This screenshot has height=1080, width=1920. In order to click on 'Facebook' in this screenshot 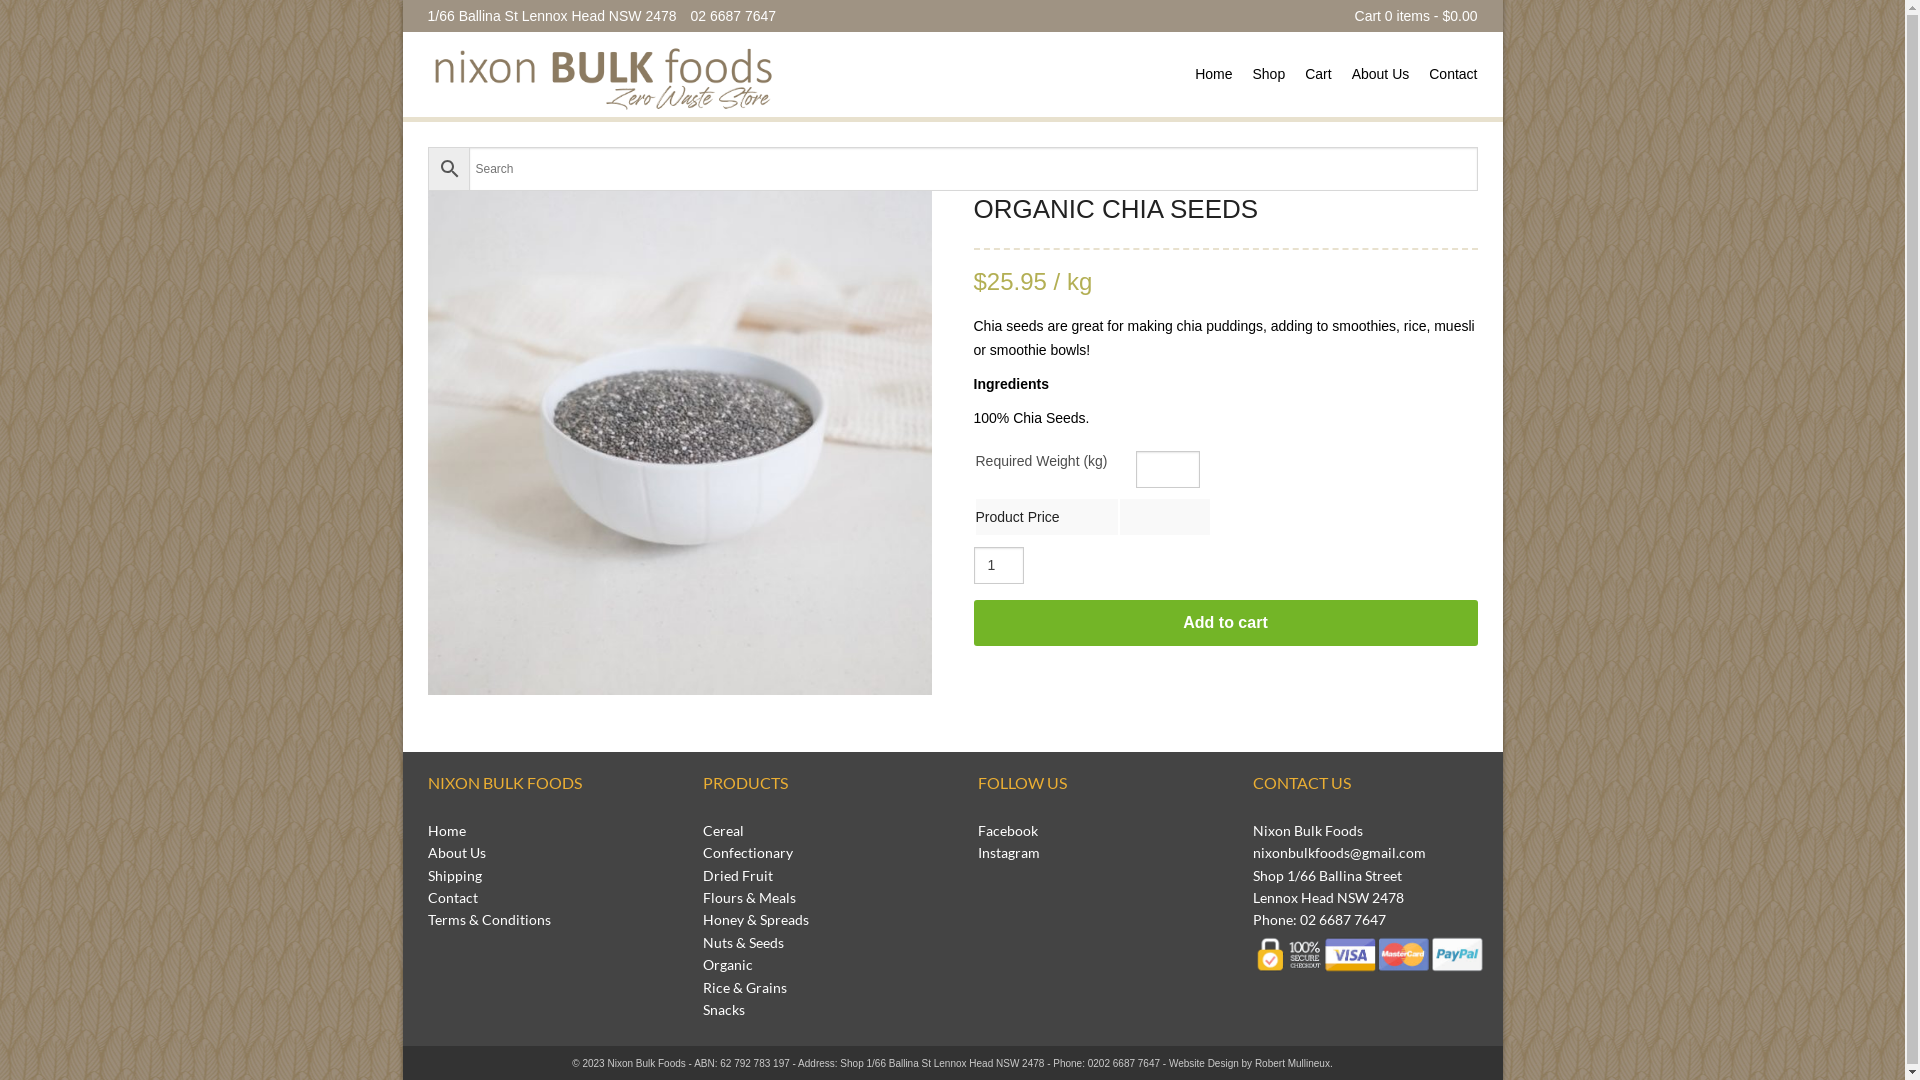, I will do `click(1008, 830)`.